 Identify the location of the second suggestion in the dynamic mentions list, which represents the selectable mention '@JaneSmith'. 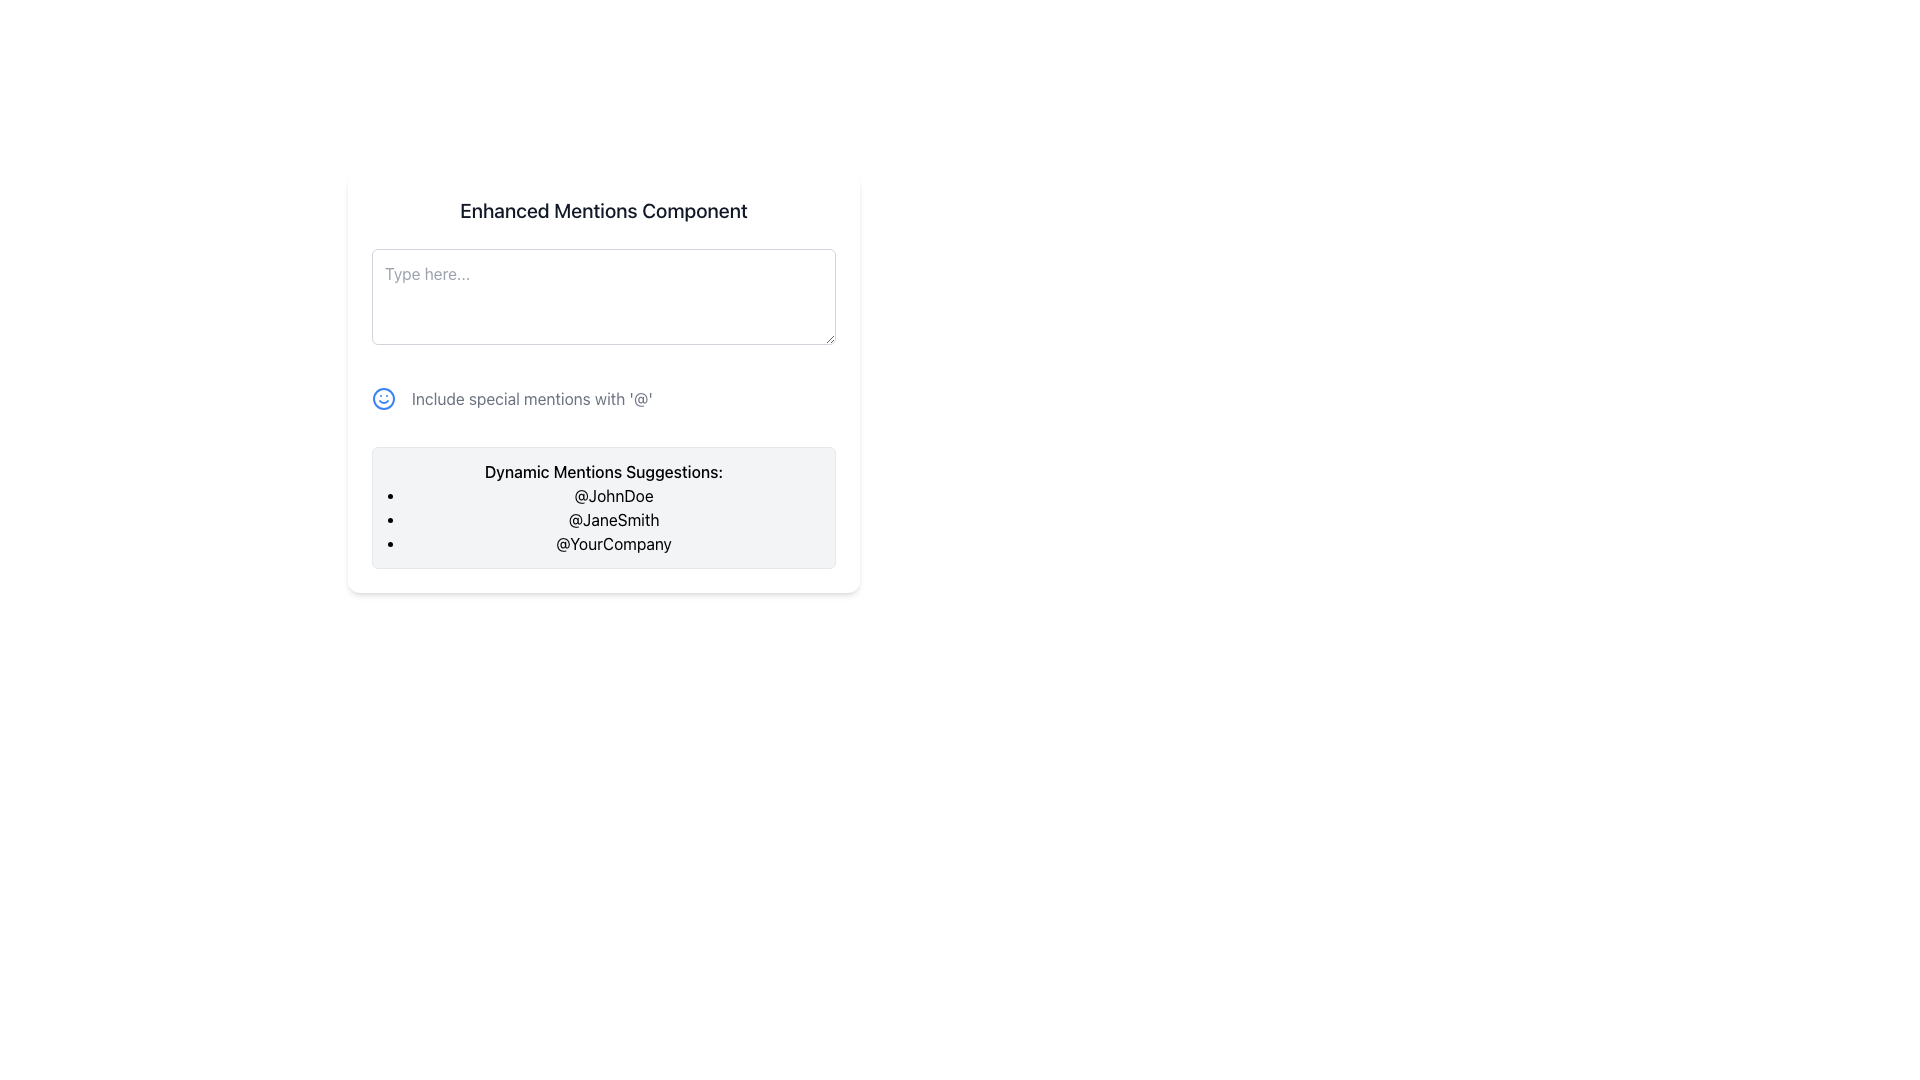
(613, 519).